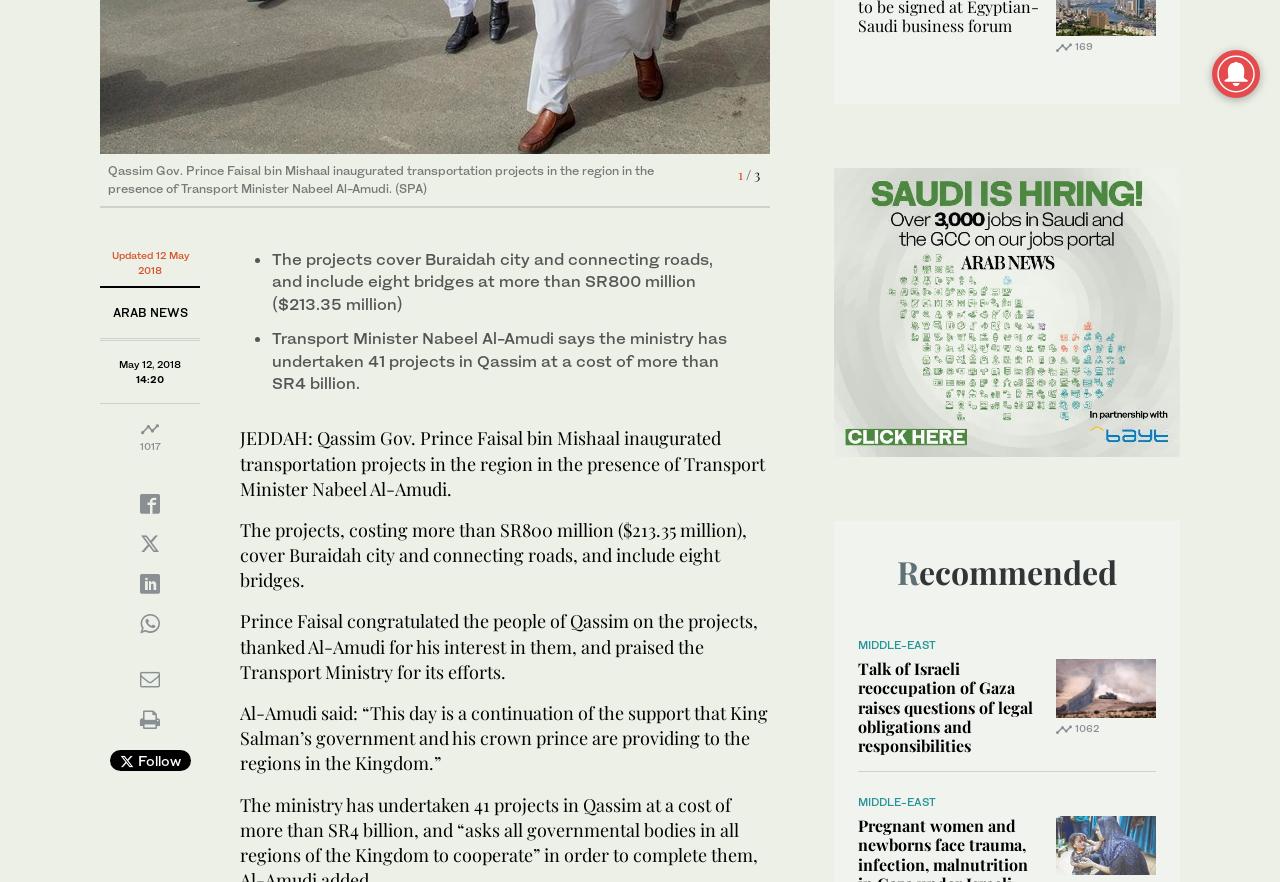  Describe the element at coordinates (492, 281) in the screenshot. I see `'The projects cover Buraidah city and connecting roads, and include eight bridges at more than SR800 million ($213.35 million)'` at that location.